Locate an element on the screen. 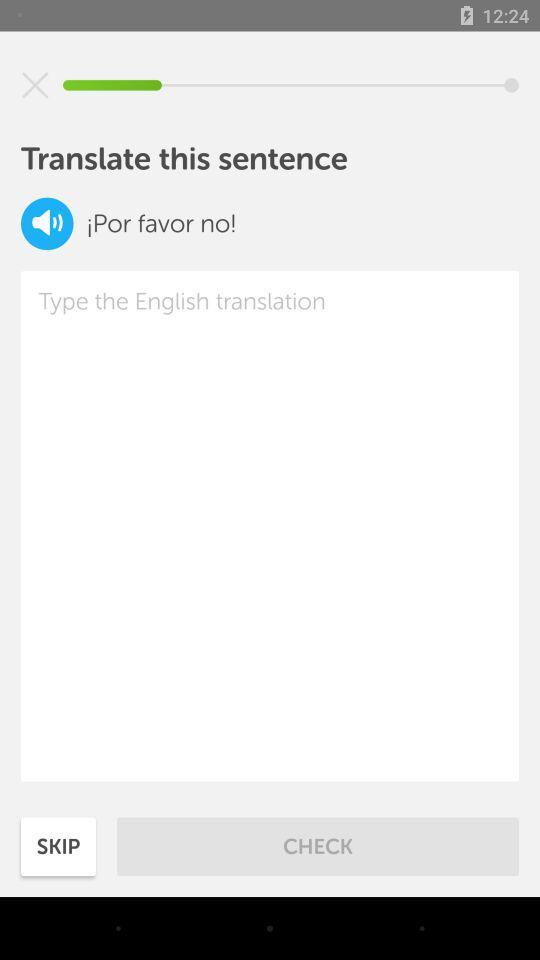 The image size is (540, 960). the check icon is located at coordinates (318, 845).